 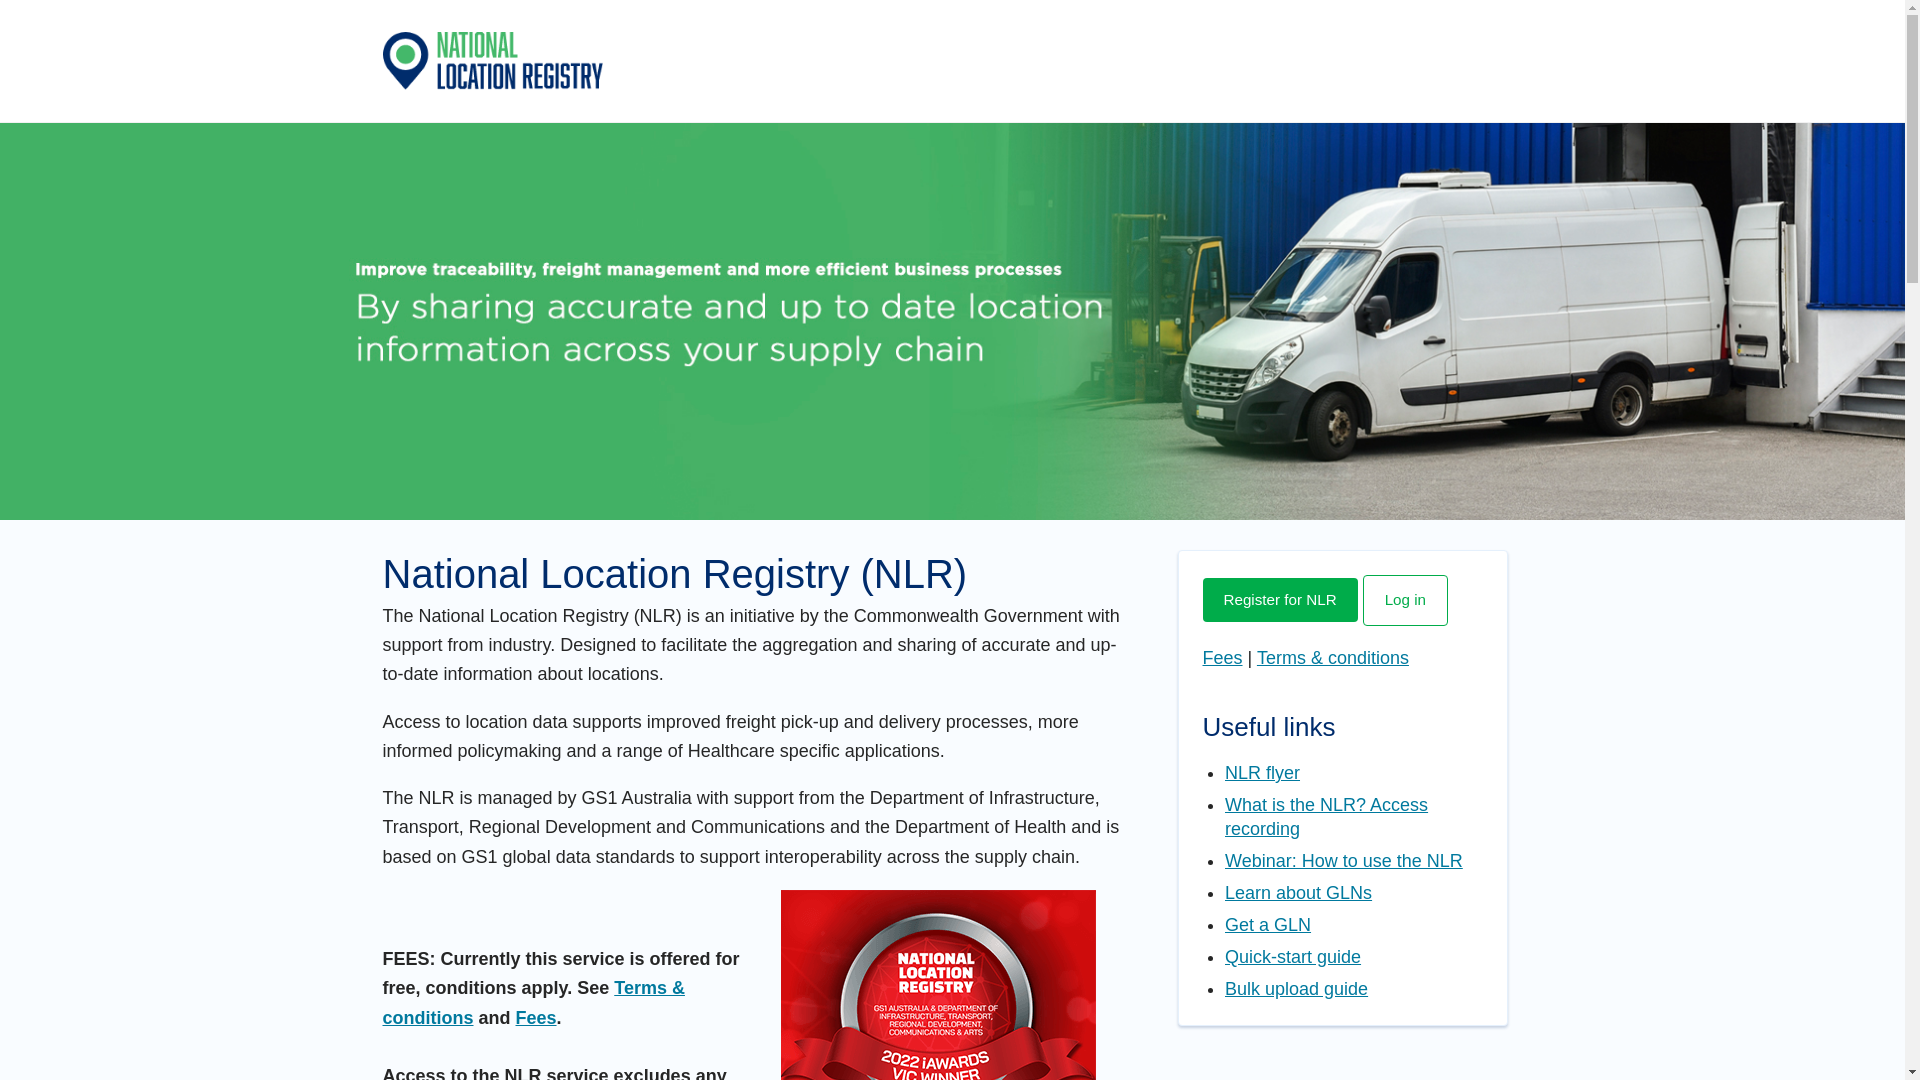 I want to click on 'Terms & conditions', so click(x=1256, y=658).